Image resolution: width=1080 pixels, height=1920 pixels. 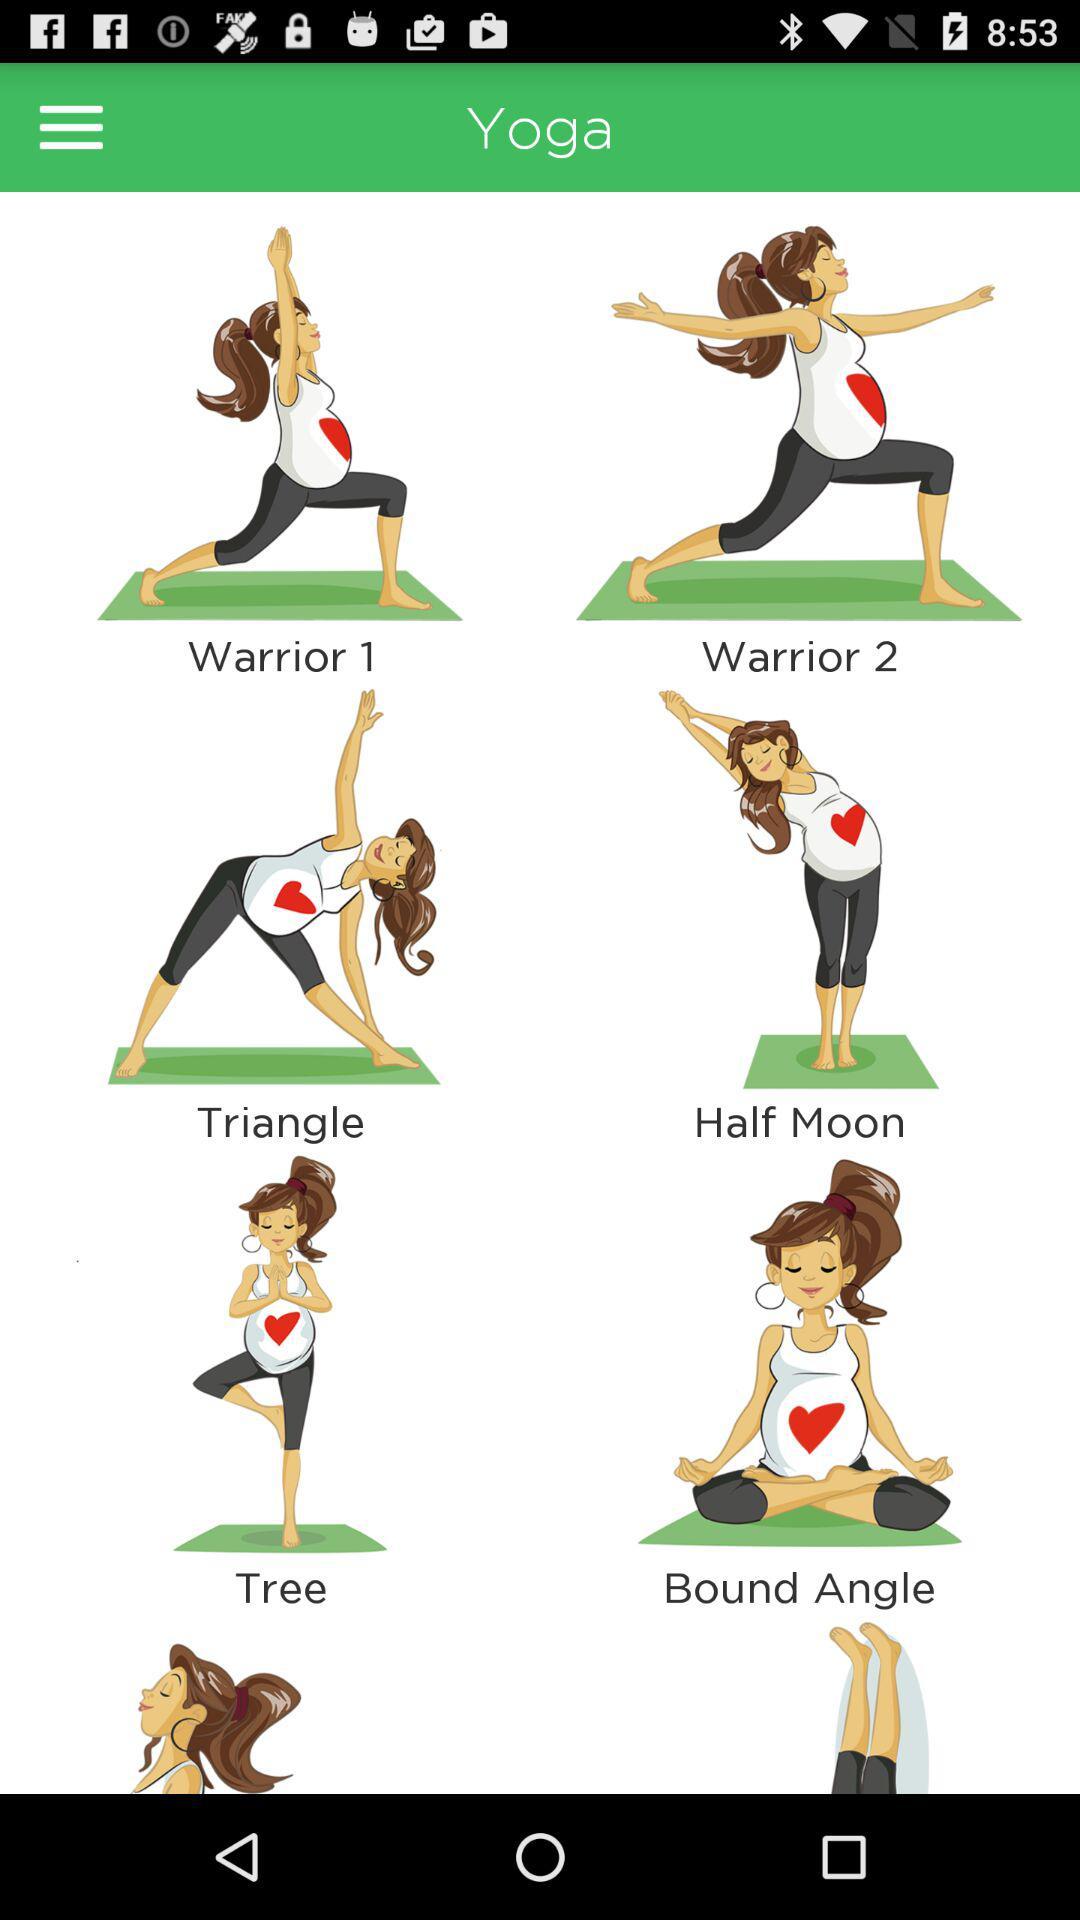 I want to click on app to the left of the yoga item, so click(x=70, y=126).